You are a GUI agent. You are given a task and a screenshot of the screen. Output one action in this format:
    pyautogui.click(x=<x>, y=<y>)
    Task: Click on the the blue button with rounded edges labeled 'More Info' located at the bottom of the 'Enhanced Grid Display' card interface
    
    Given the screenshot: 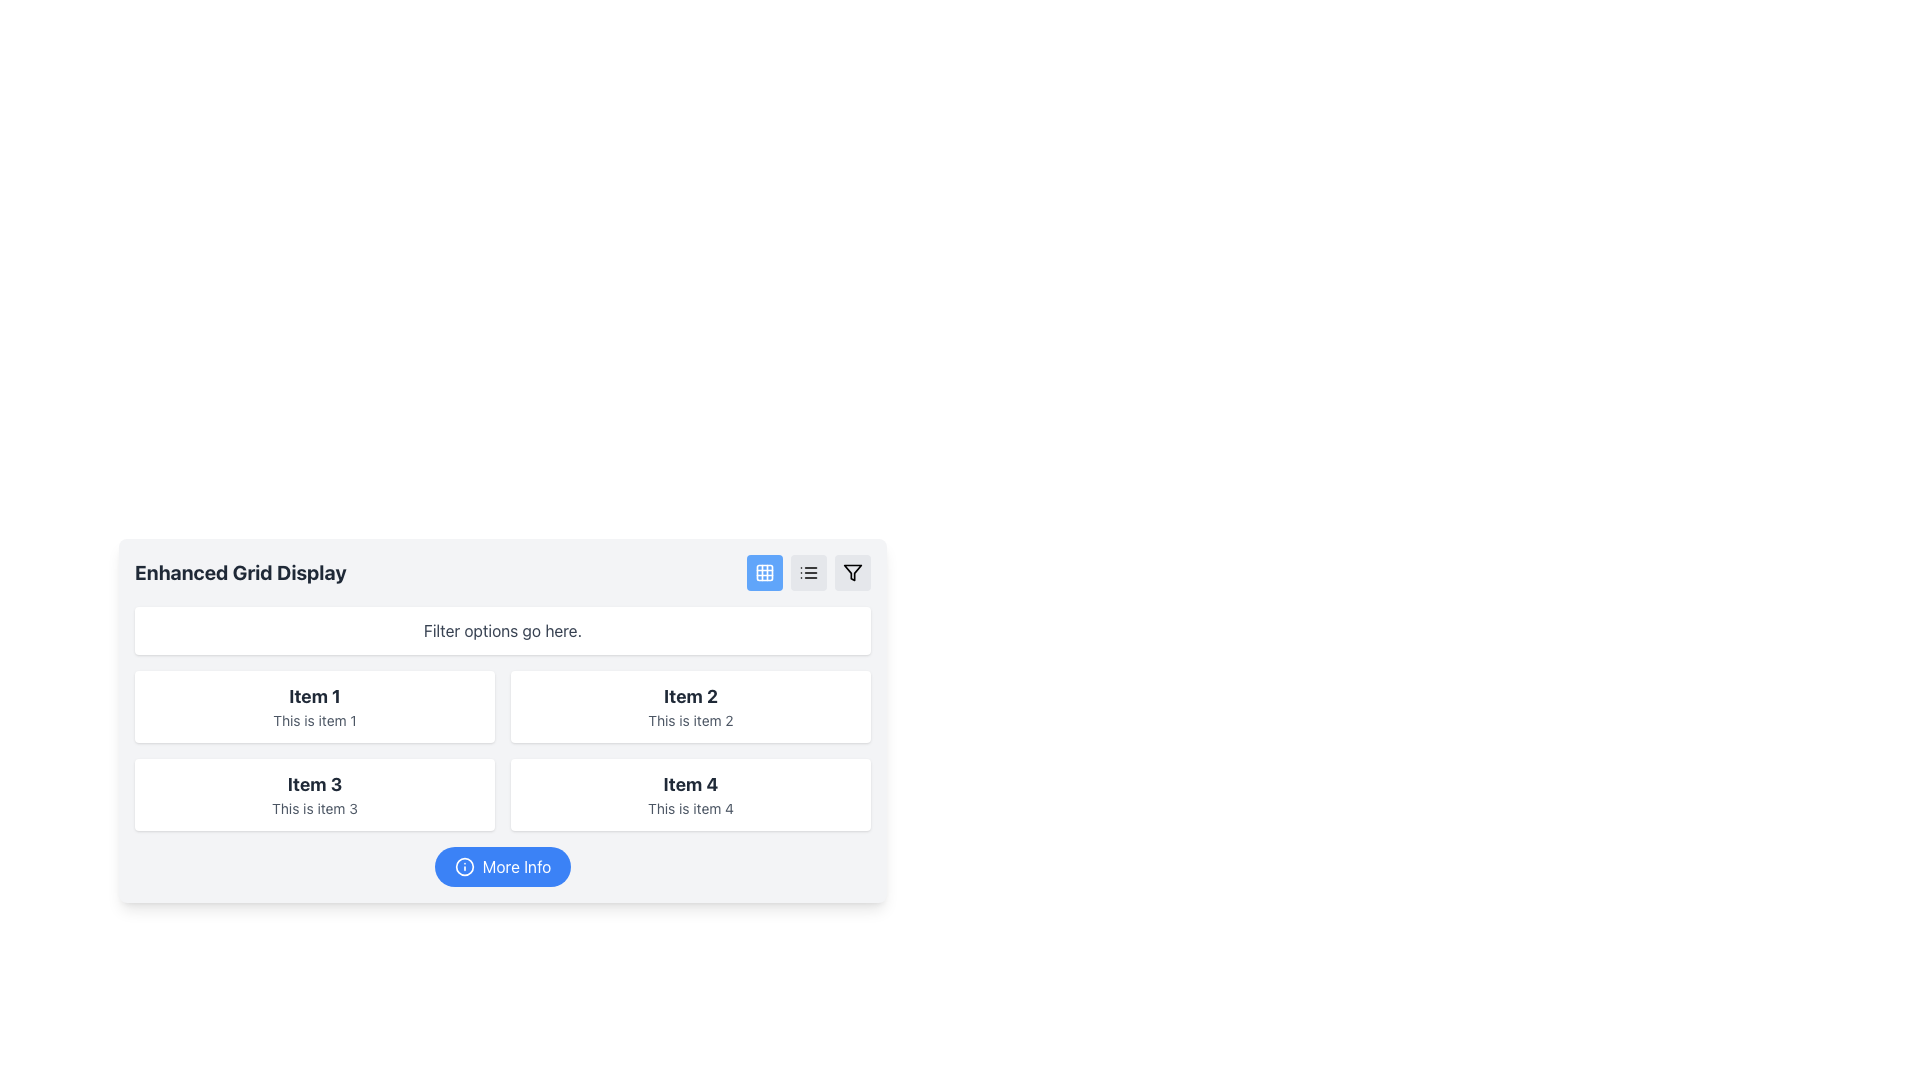 What is the action you would take?
    pyautogui.click(x=503, y=866)
    